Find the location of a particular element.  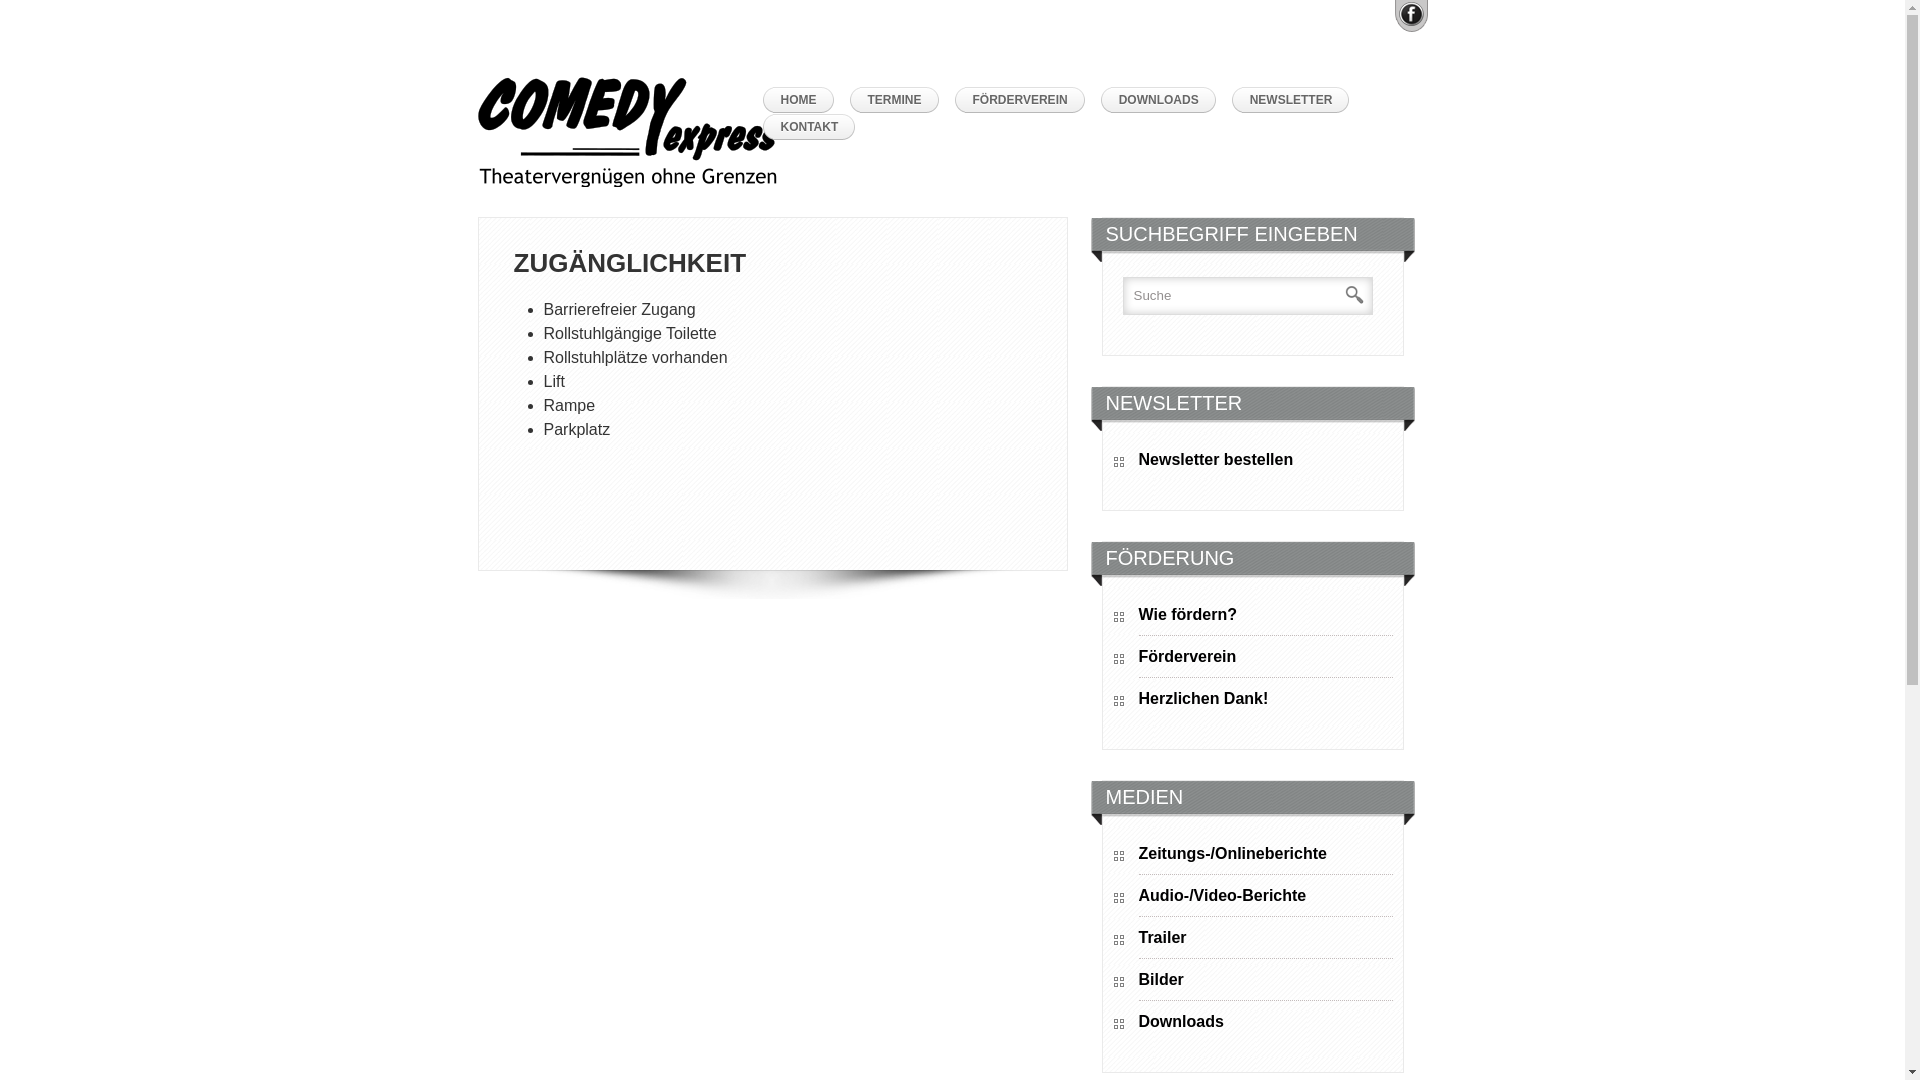

'DOWNLOADS' is located at coordinates (1163, 100).